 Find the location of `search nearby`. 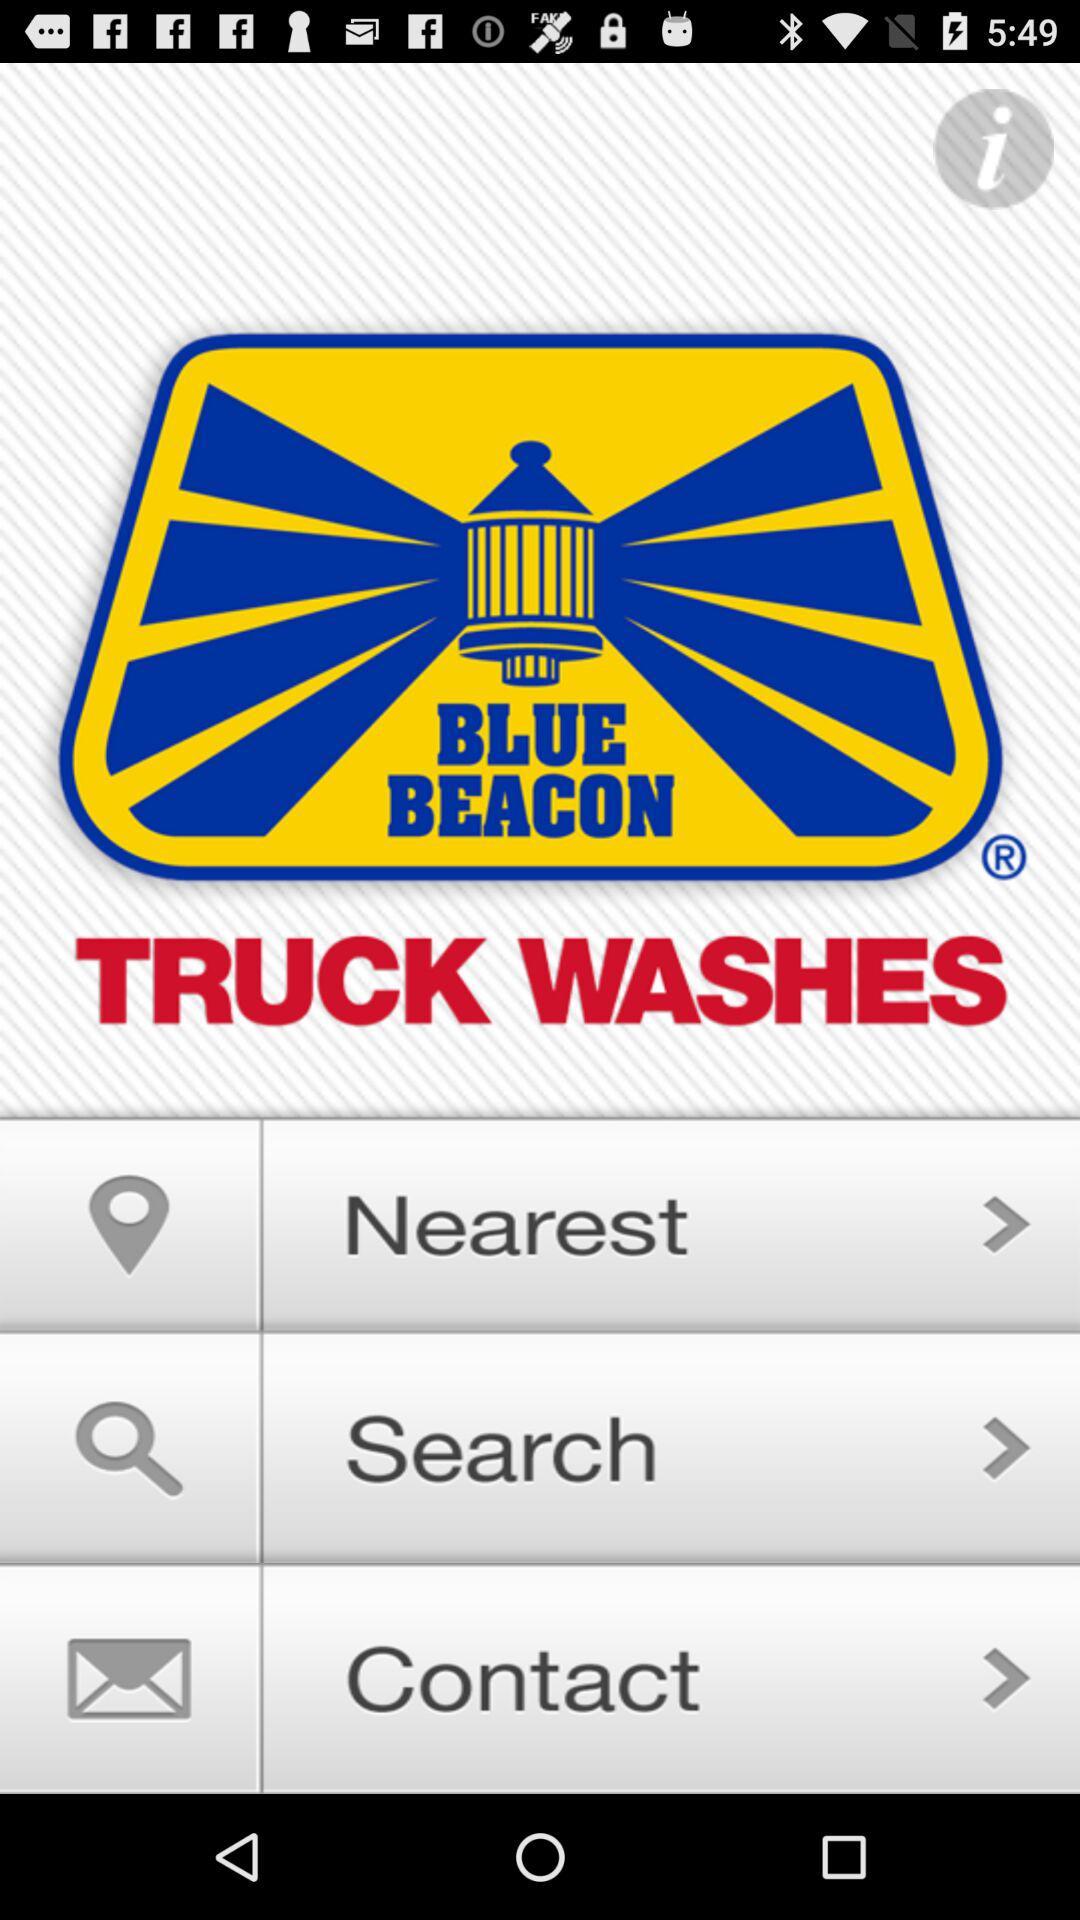

search nearby is located at coordinates (540, 1215).